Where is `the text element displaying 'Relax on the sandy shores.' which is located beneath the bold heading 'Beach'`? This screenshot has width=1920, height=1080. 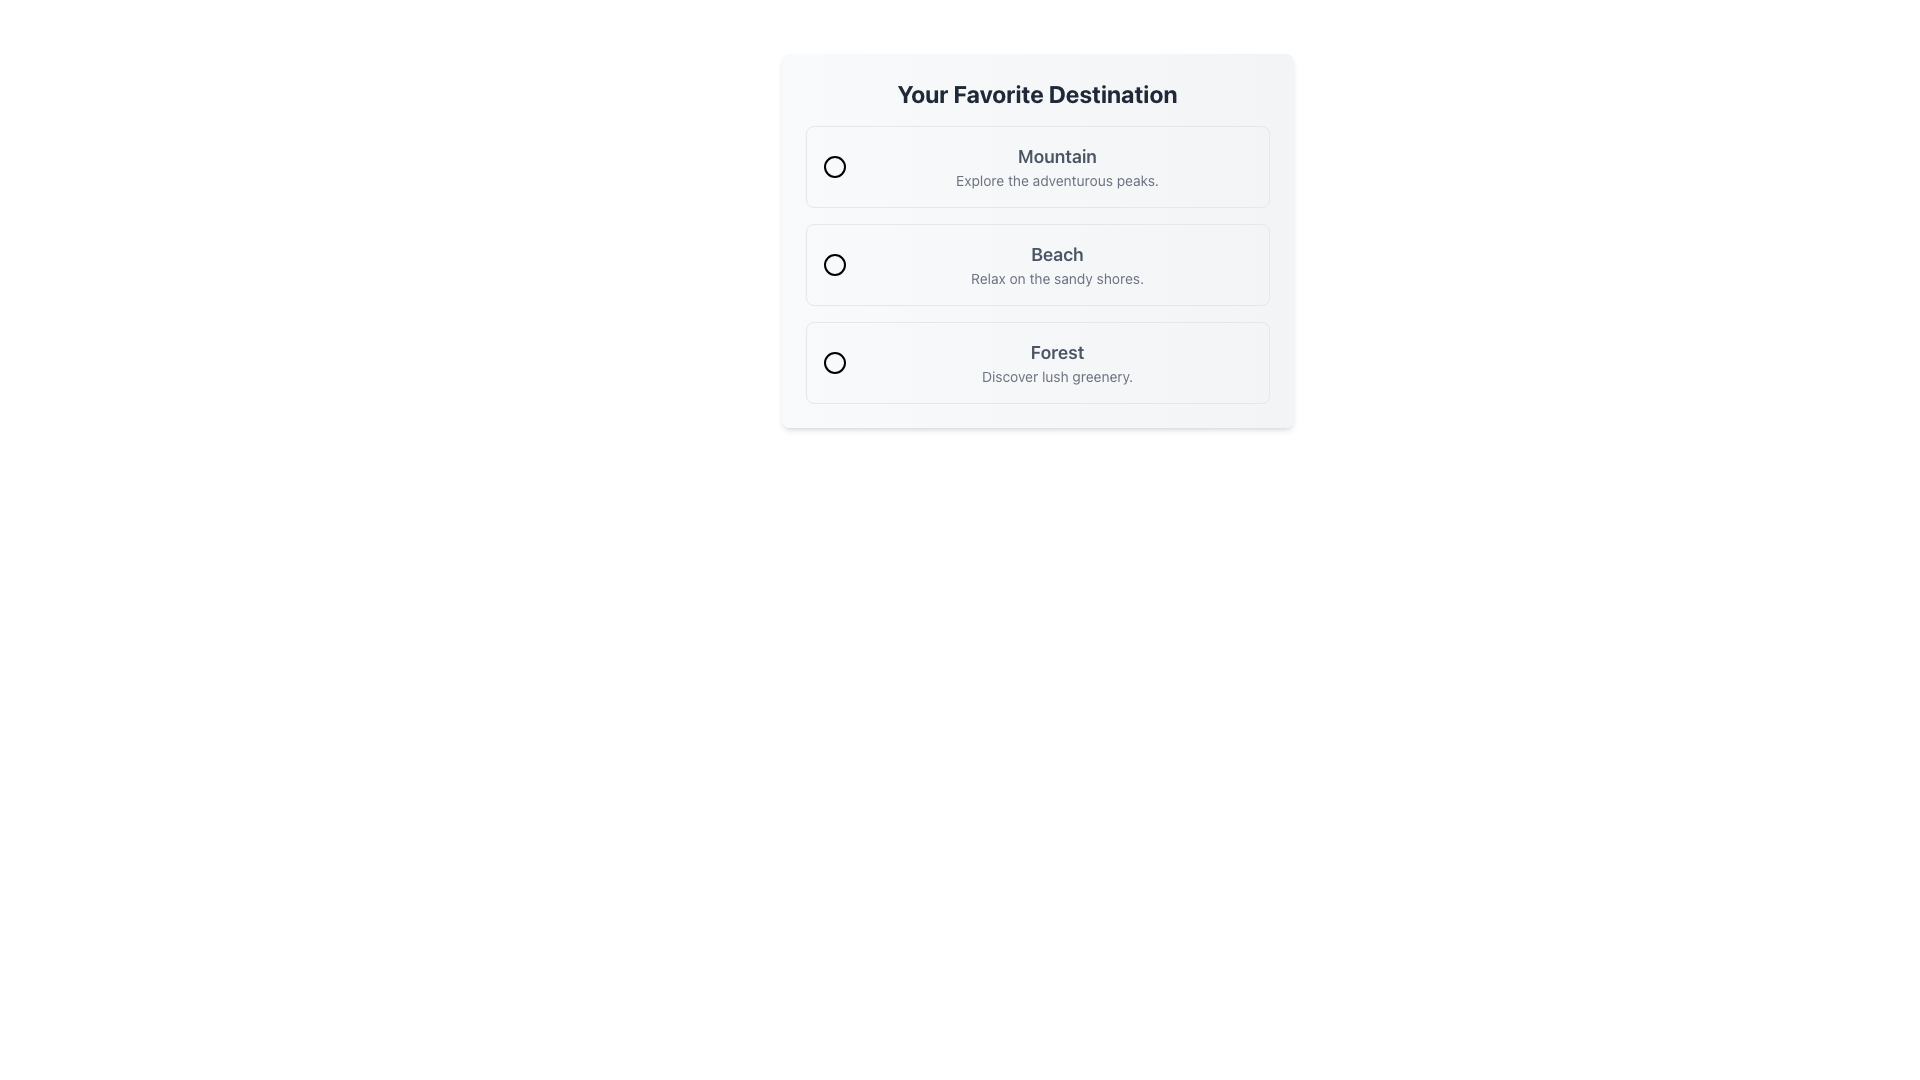 the text element displaying 'Relax on the sandy shores.' which is located beneath the bold heading 'Beach' is located at coordinates (1056, 278).